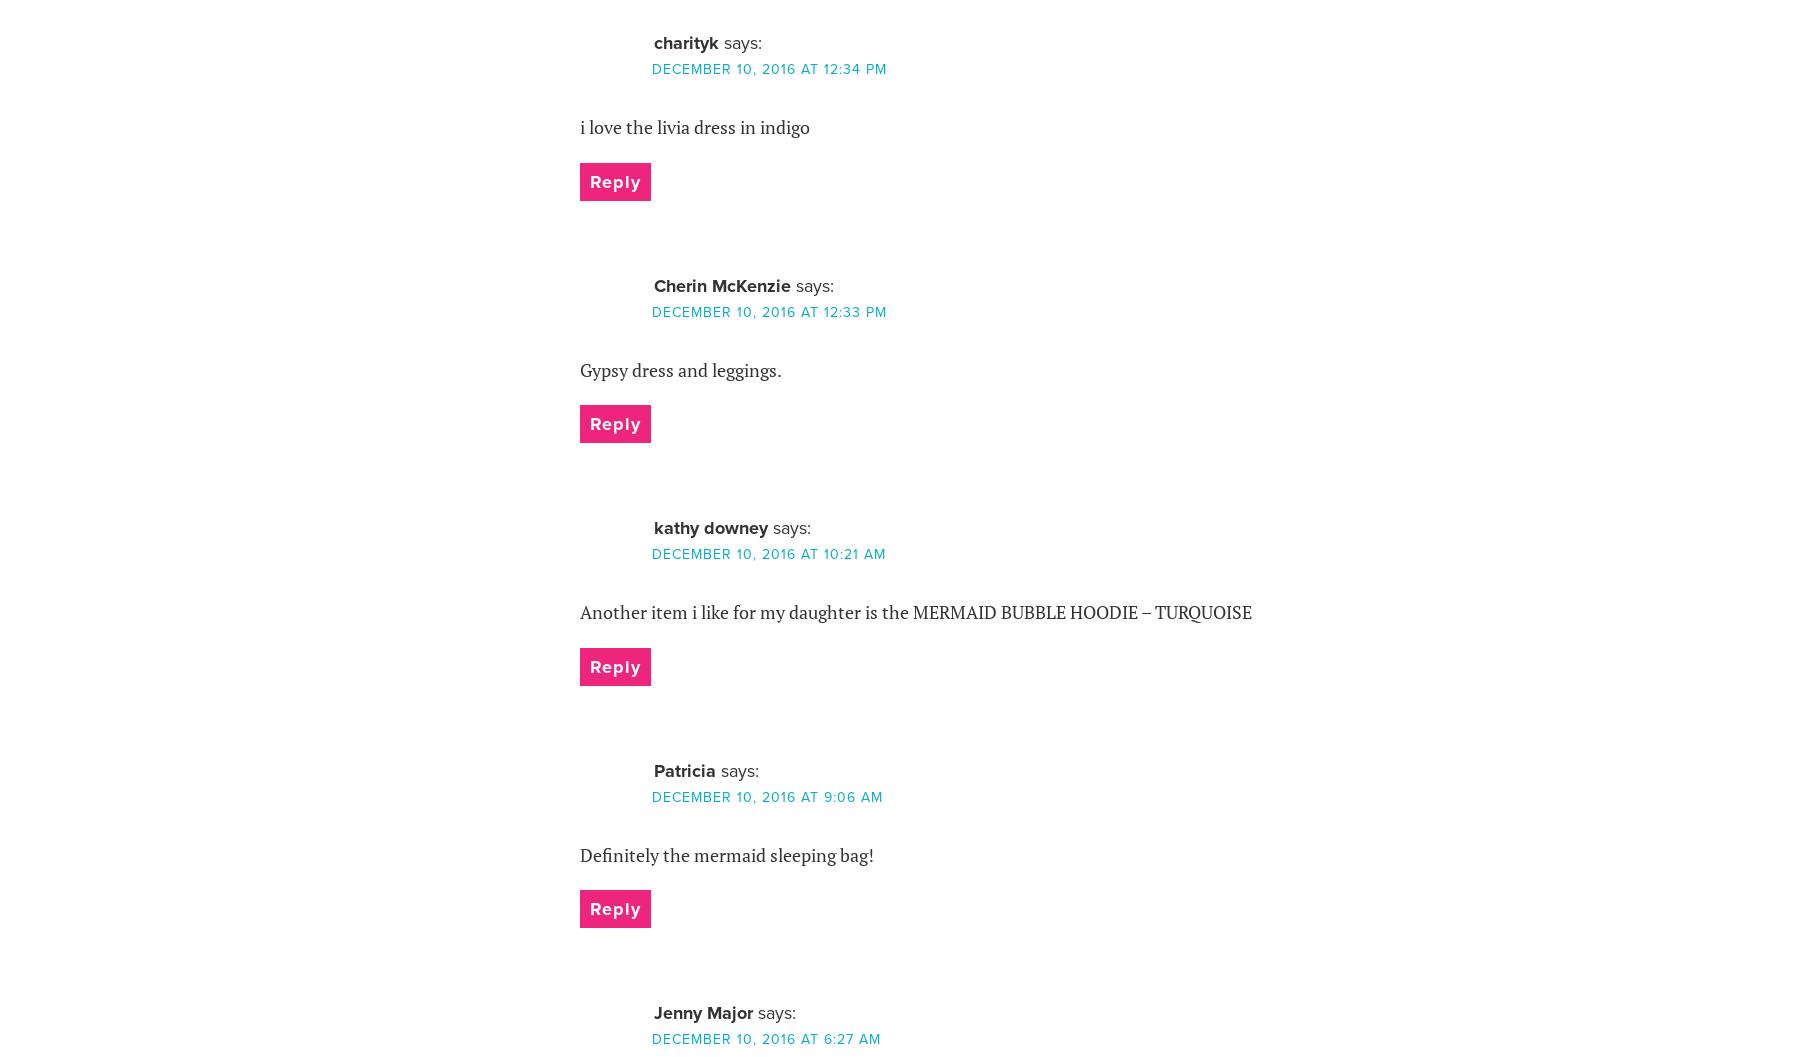 Image resolution: width=1800 pixels, height=1057 pixels. Describe the element at coordinates (701, 1012) in the screenshot. I see `'Jenny Major'` at that location.